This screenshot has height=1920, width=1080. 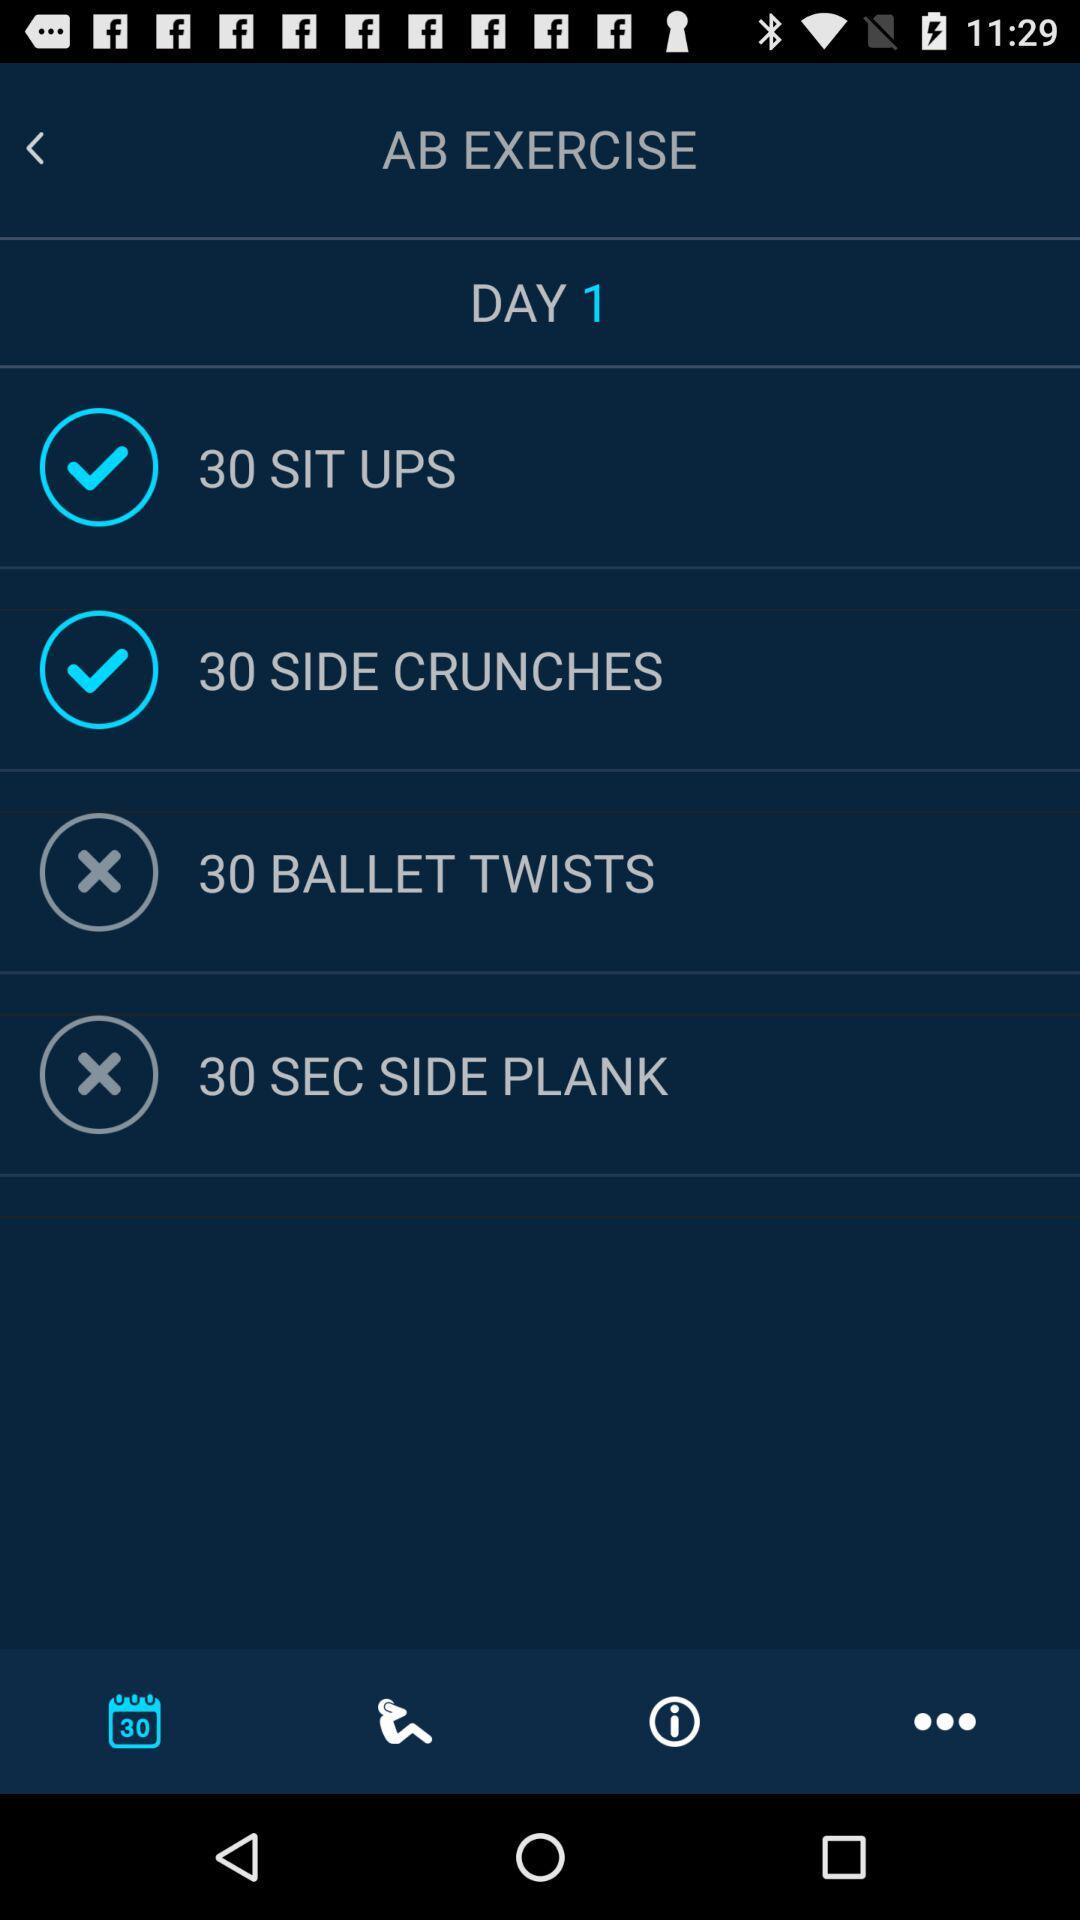 I want to click on the 3 horizontal dots at the bottom right corner of the page, so click(x=945, y=1720).